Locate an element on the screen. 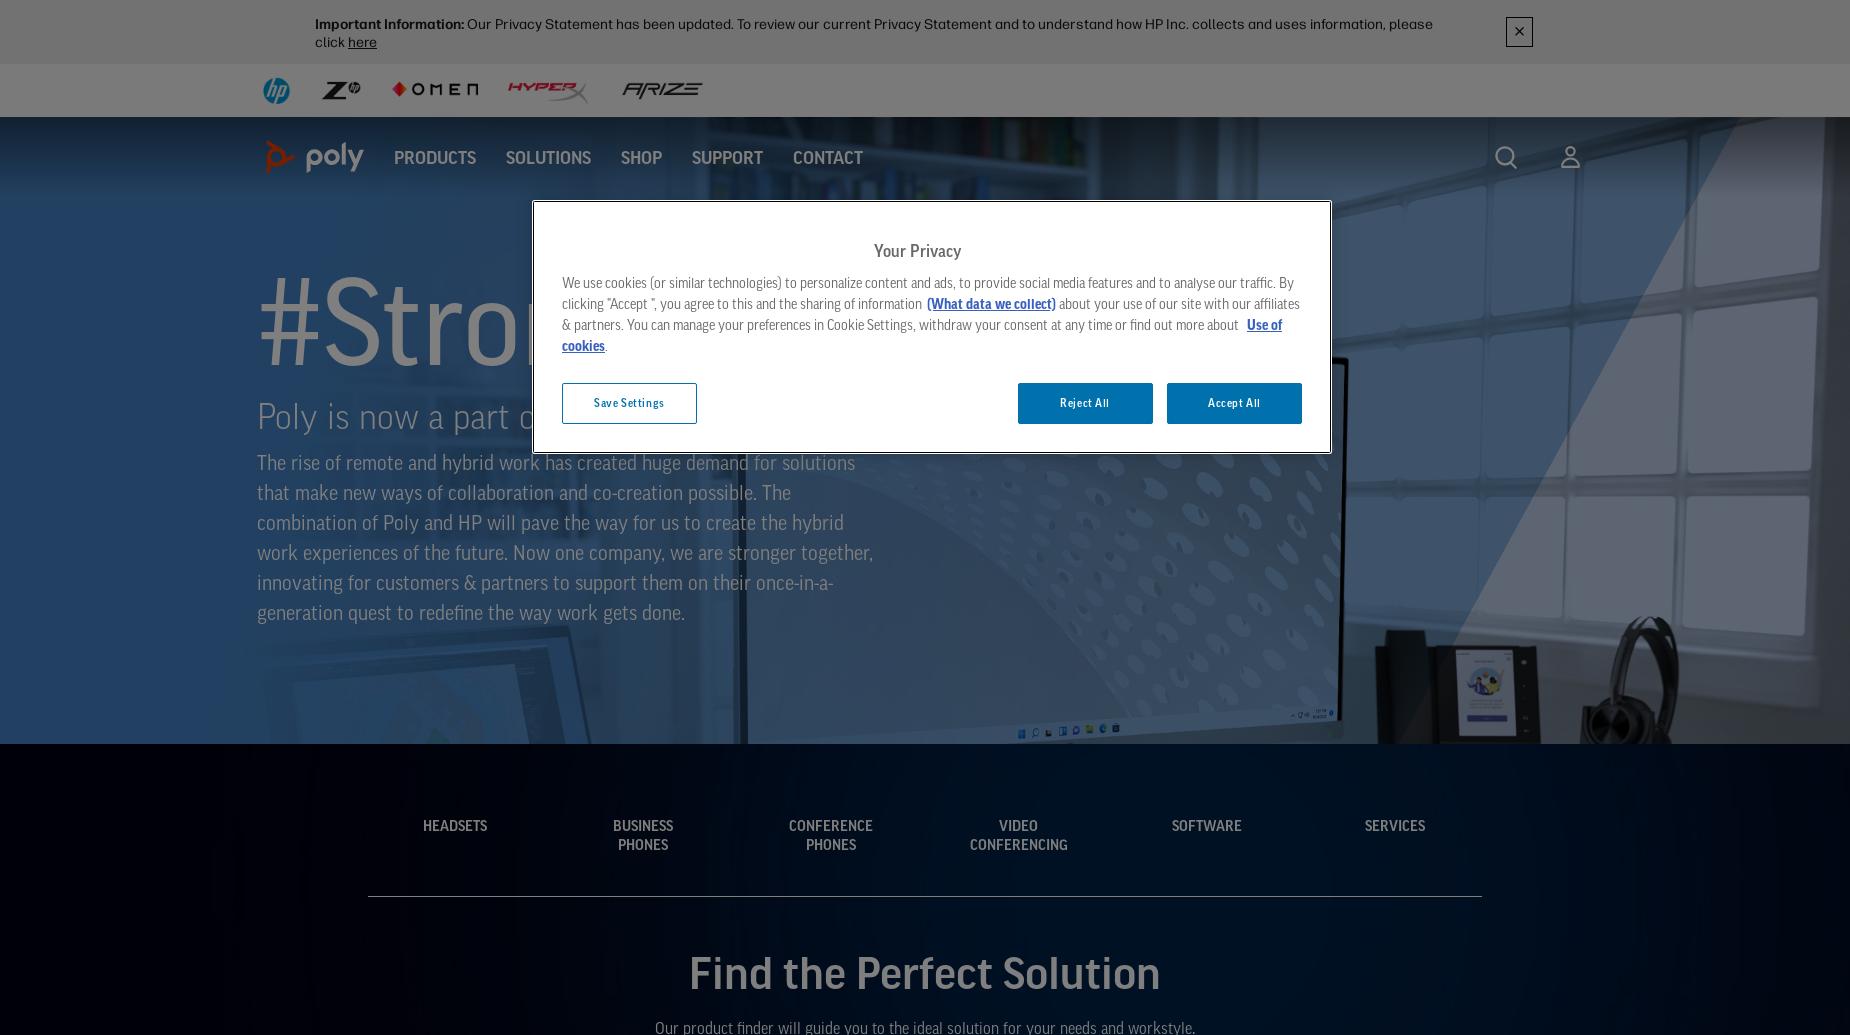 This screenshot has width=1850, height=1035. 'Headsets' is located at coordinates (452, 823).